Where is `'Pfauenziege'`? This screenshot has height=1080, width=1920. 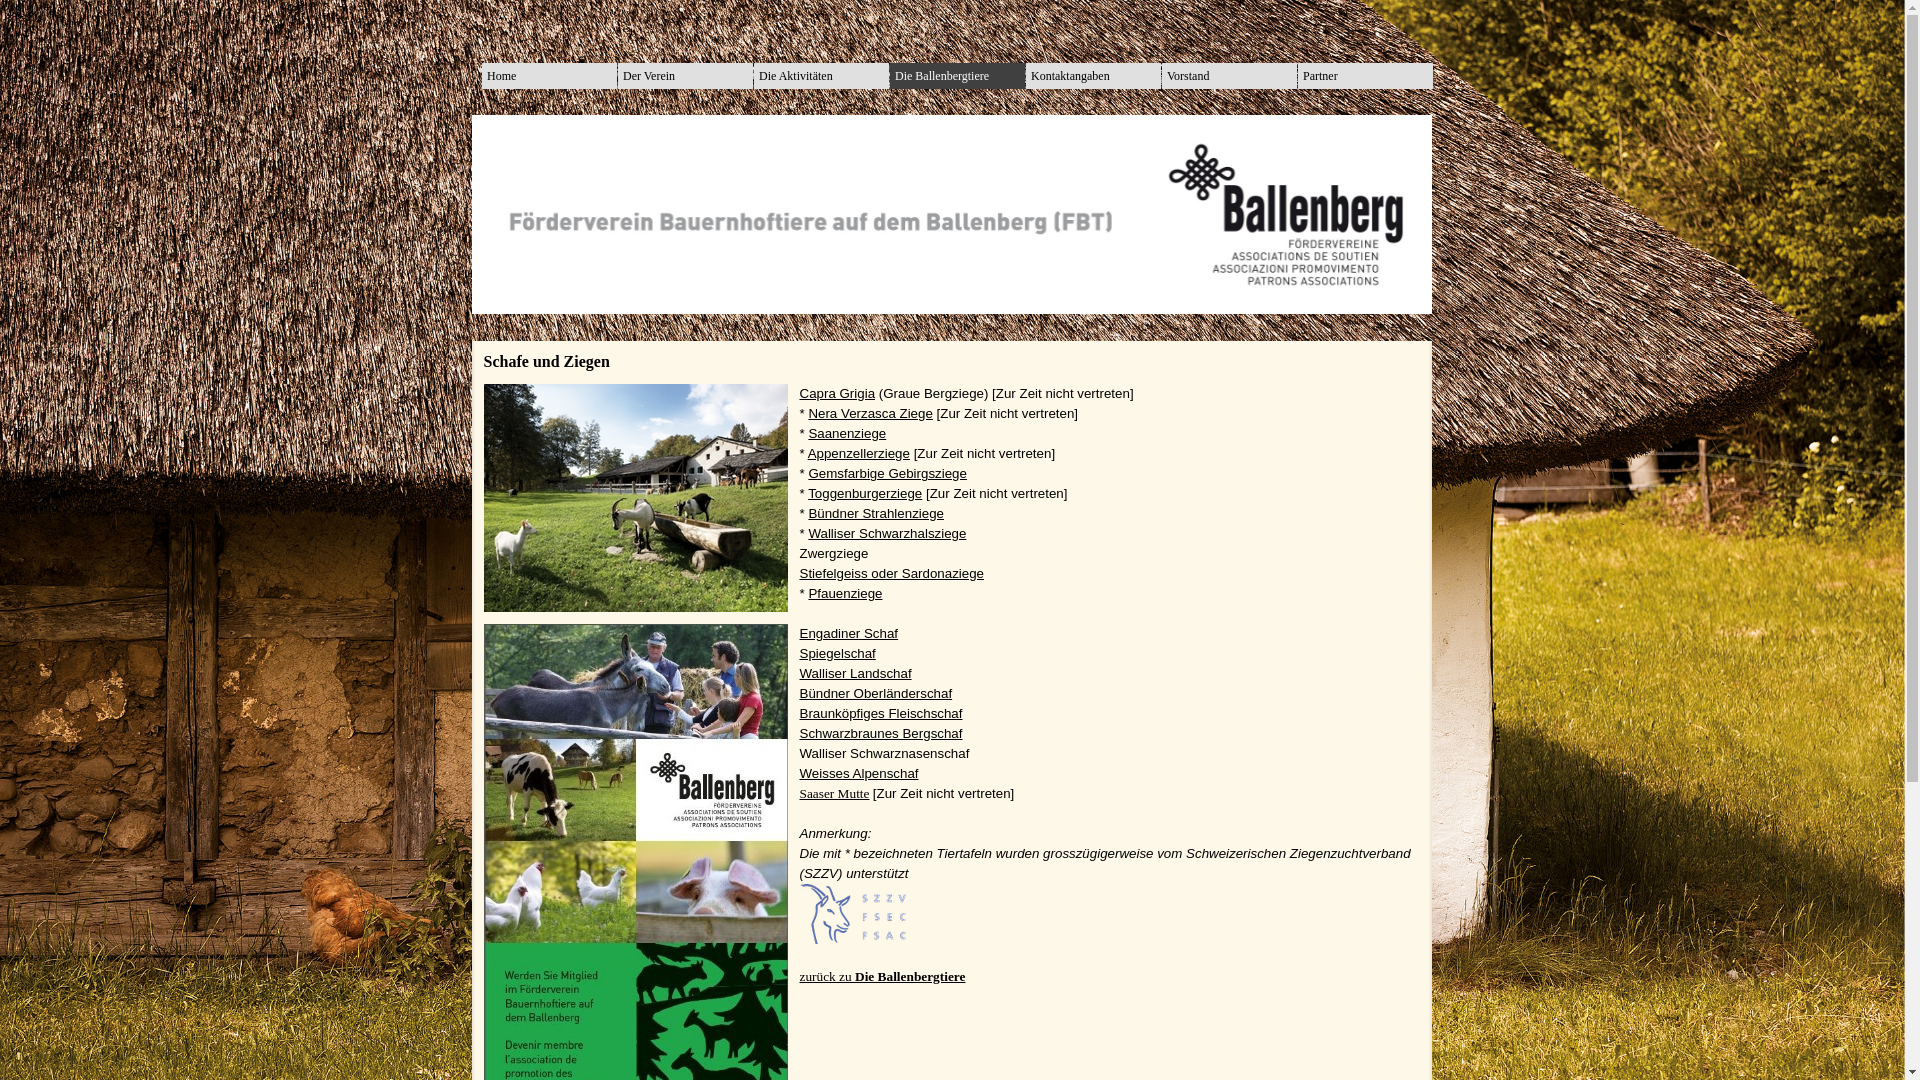
'Pfauenziege' is located at coordinates (844, 592).